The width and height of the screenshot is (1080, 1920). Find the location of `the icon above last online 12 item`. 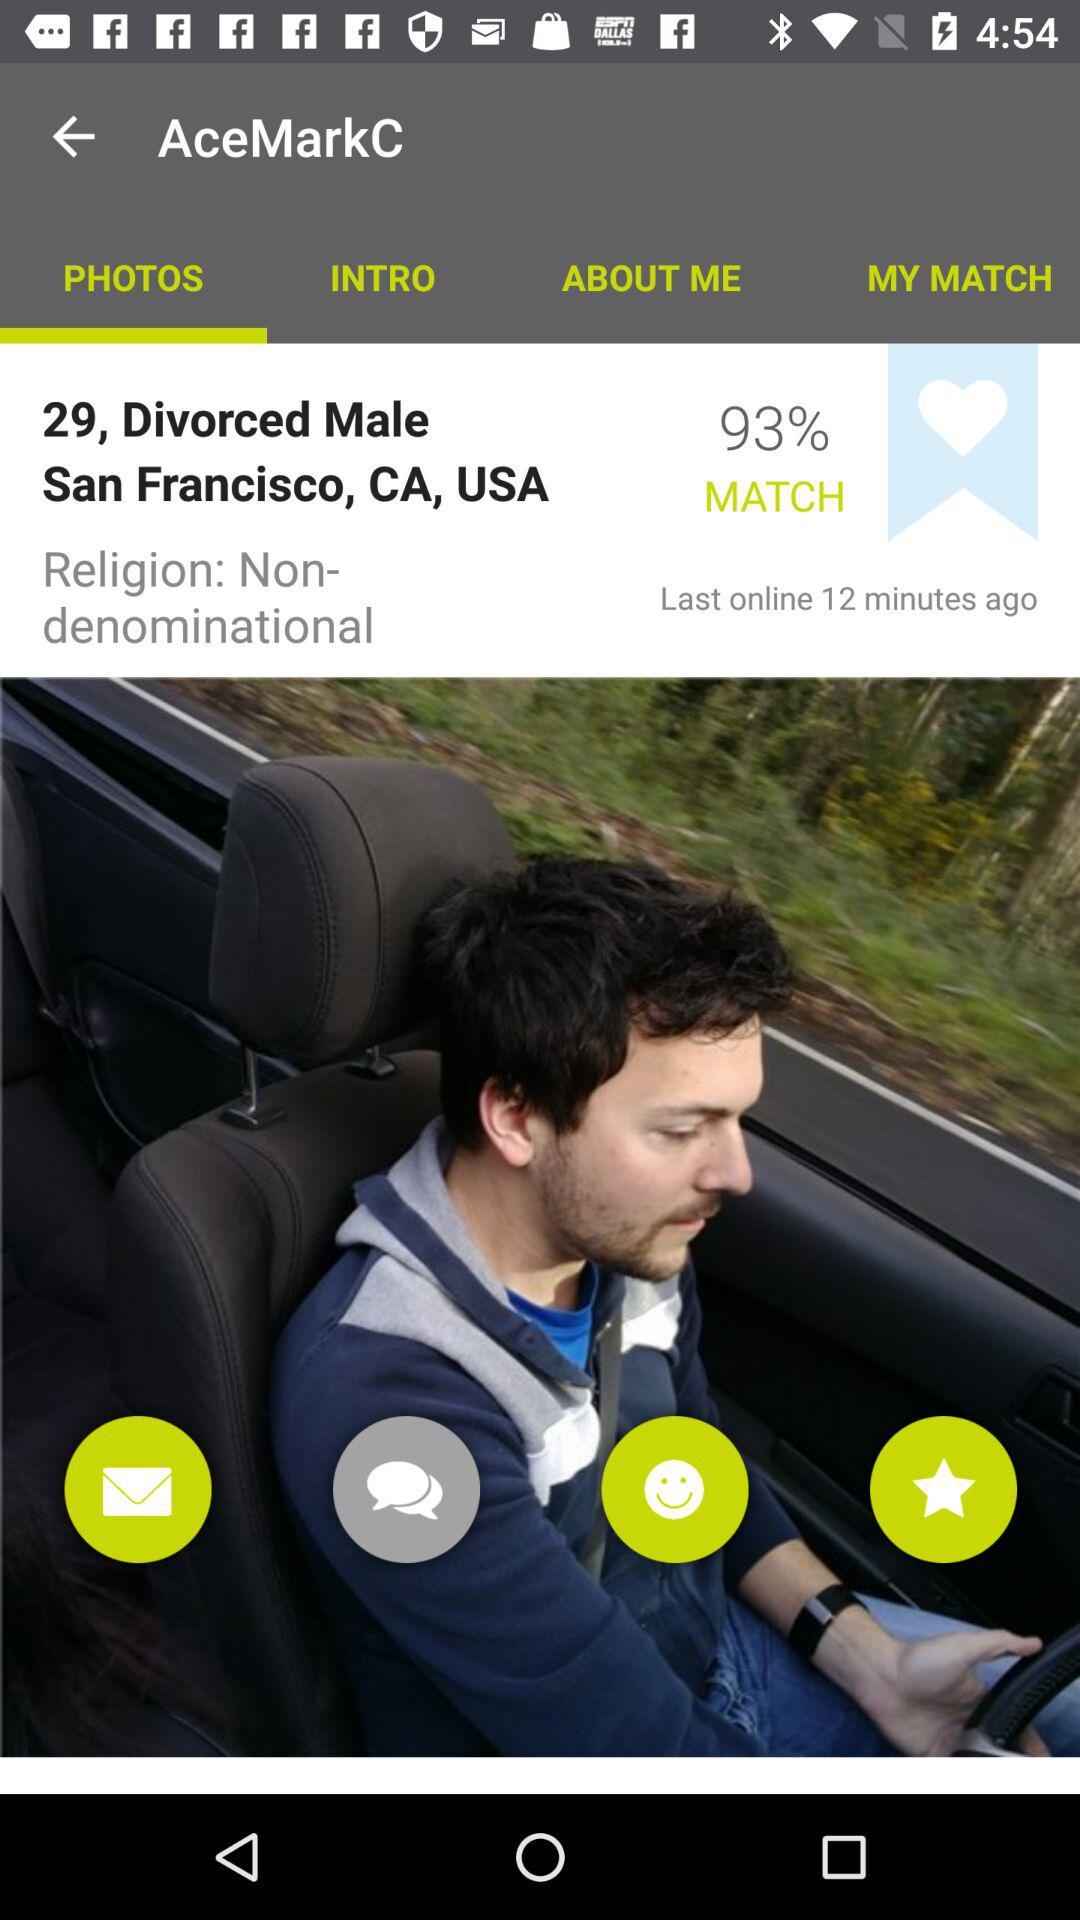

the icon above last online 12 item is located at coordinates (962, 441).